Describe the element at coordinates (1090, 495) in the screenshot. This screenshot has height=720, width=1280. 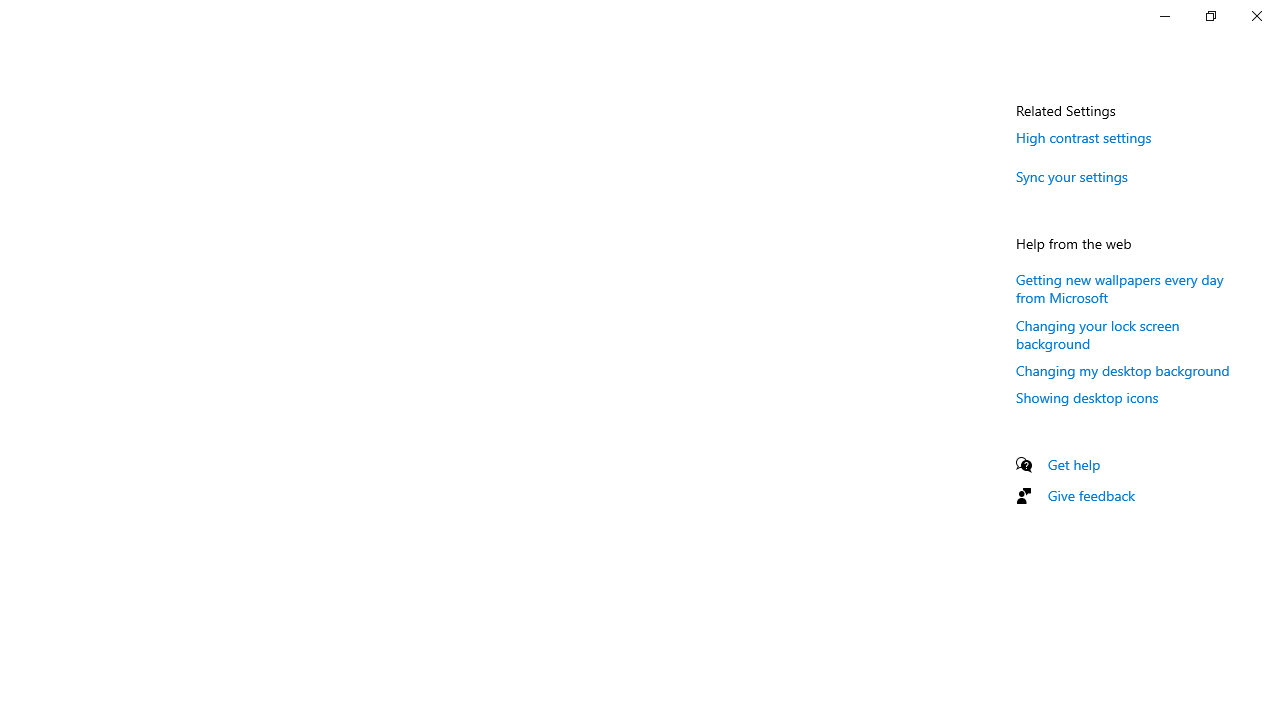
I see `'Give feedback'` at that location.